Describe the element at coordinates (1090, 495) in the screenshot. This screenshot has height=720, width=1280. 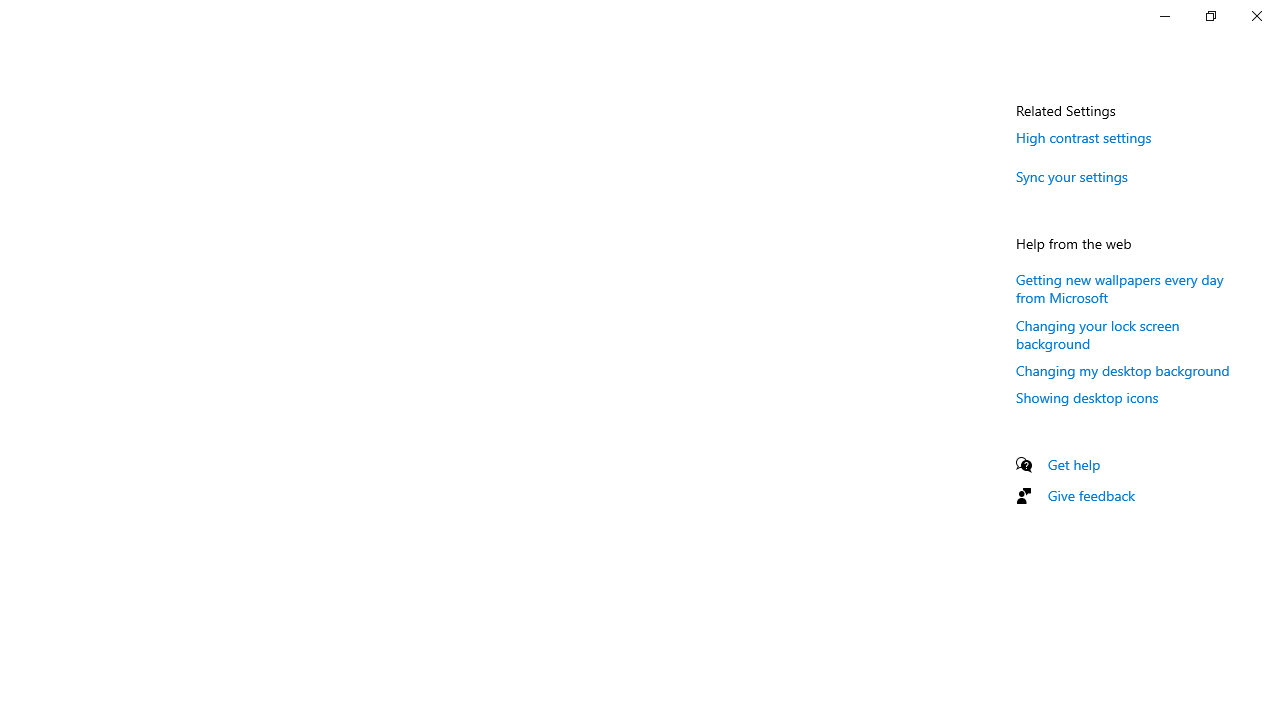
I see `'Give feedback'` at that location.